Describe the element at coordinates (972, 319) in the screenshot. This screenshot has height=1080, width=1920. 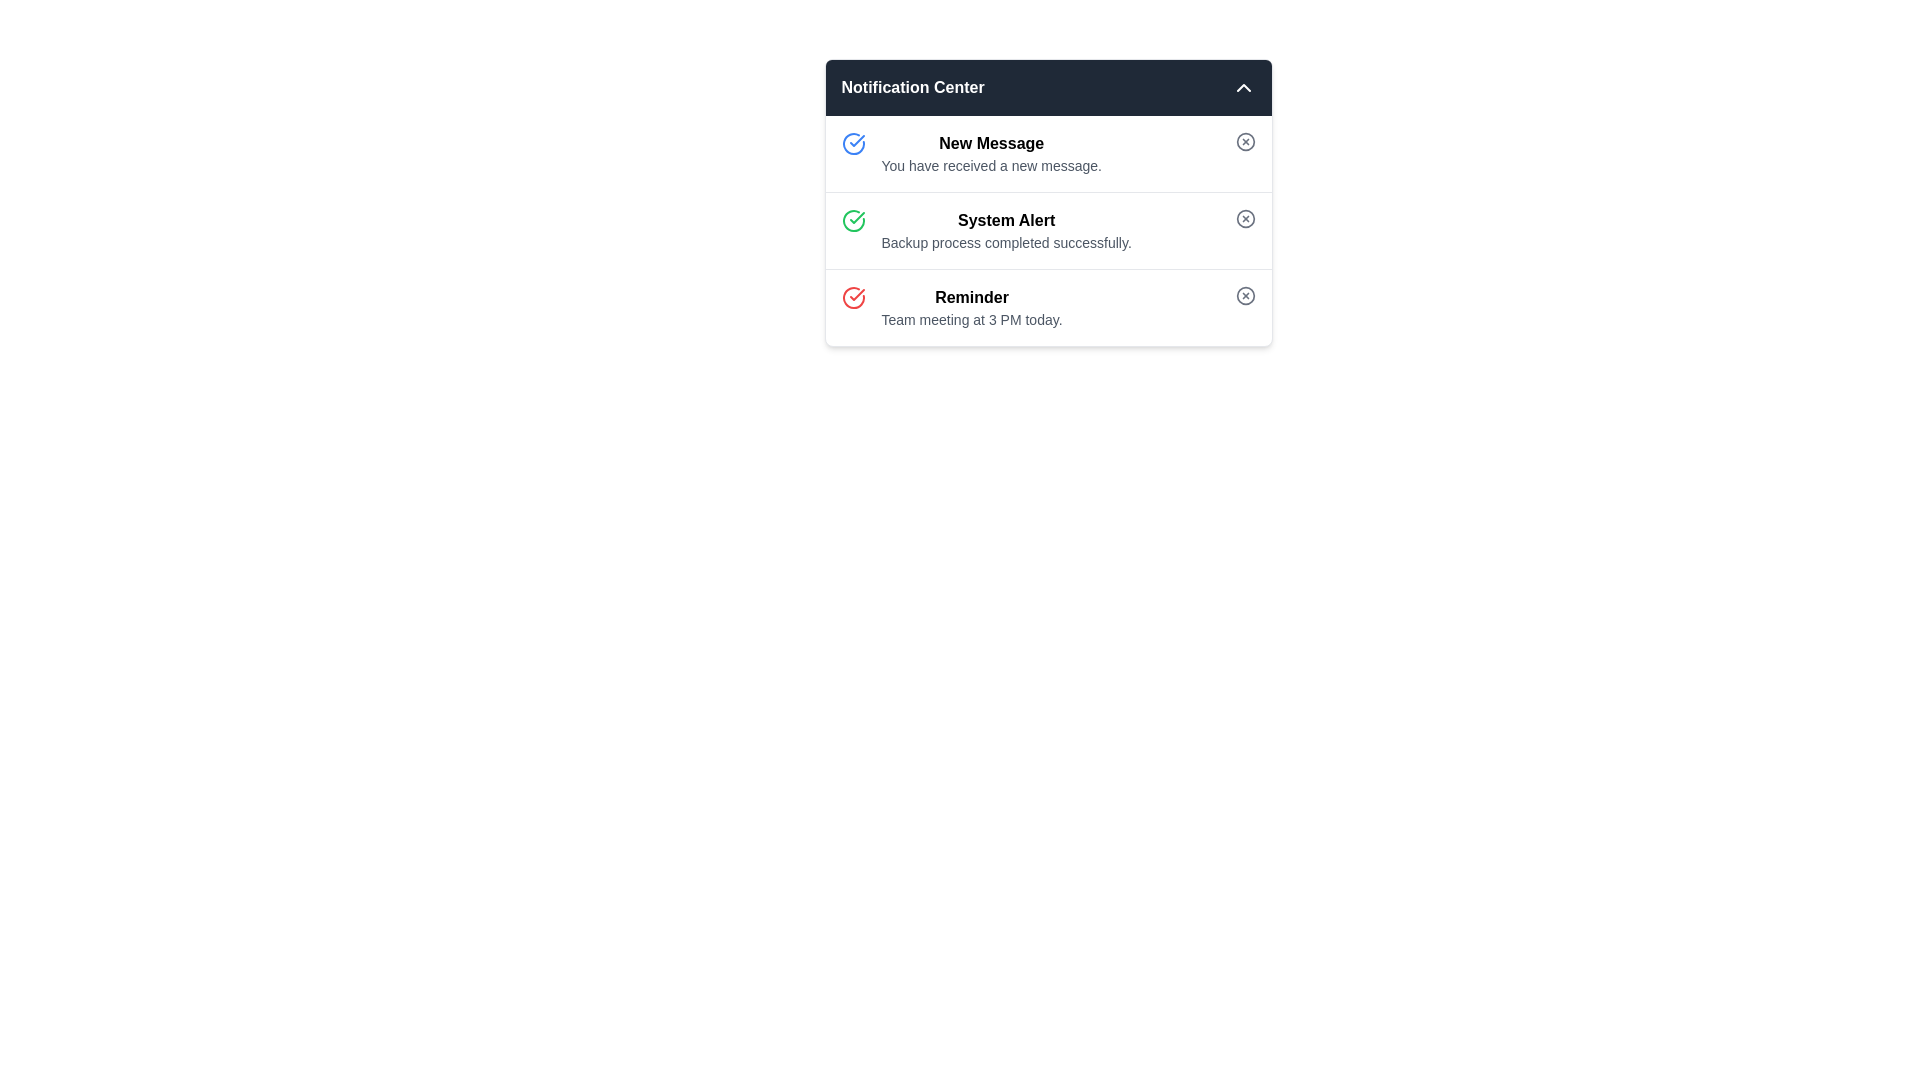
I see `the text label that reads 'Team meeting at 3 PM today.' located in the 'Reminder' section of the 'Notification Center' pane` at that location.